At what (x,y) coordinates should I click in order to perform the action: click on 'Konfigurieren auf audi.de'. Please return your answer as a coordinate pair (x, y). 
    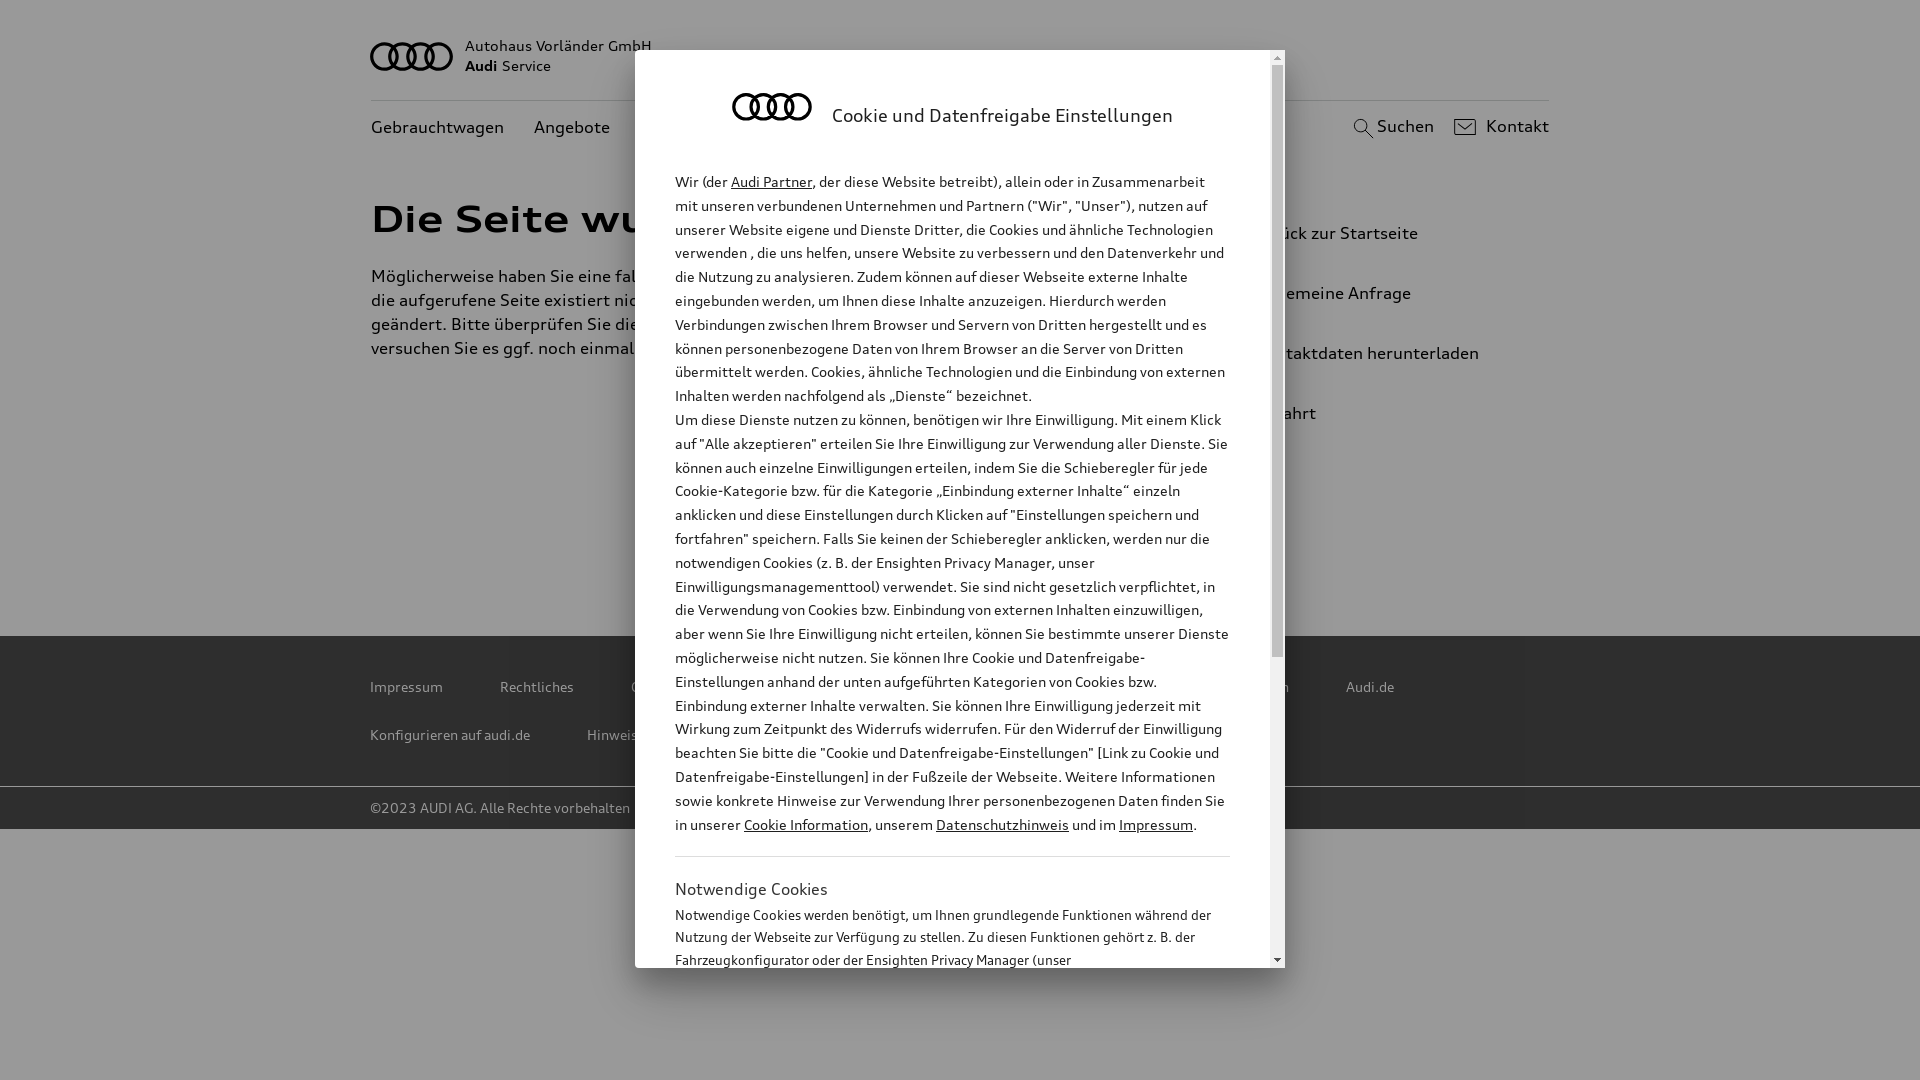
    Looking at the image, I should click on (449, 735).